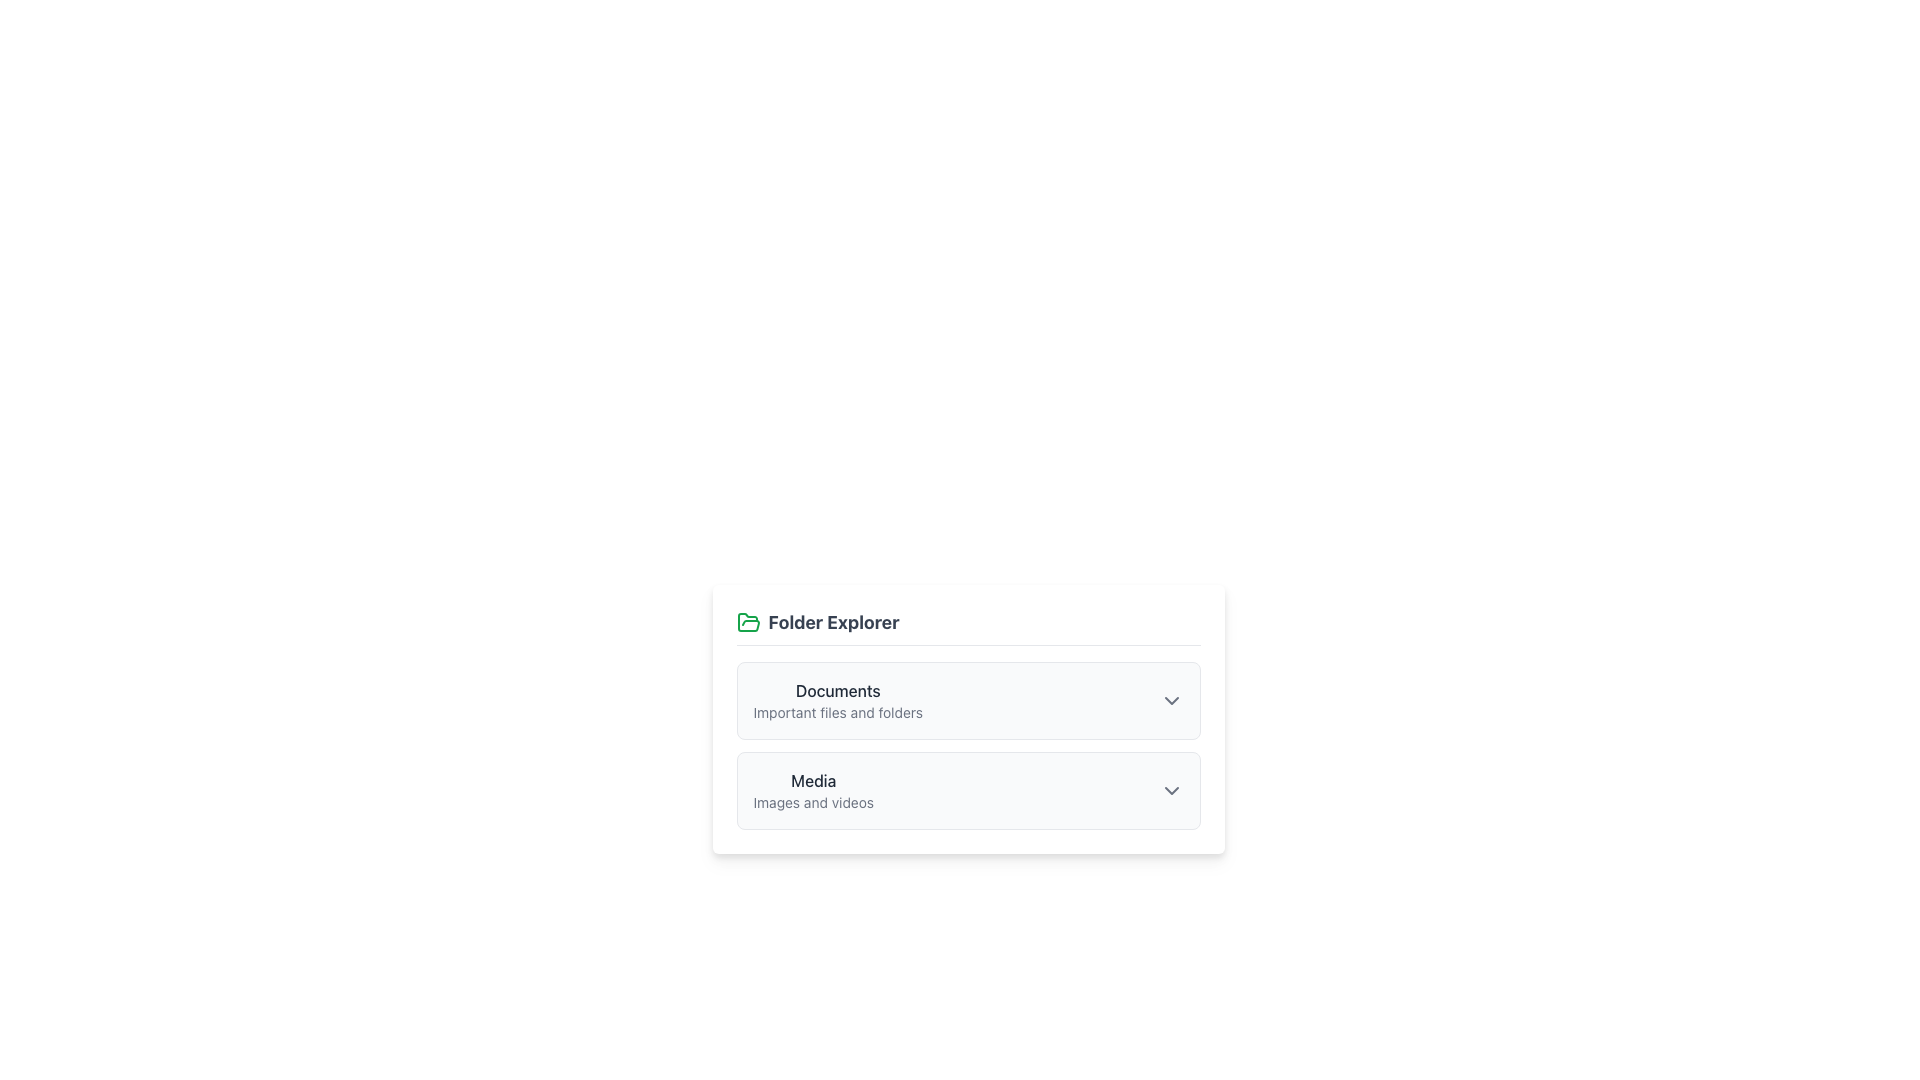 The width and height of the screenshot is (1920, 1080). I want to click on the 'Folder Explorer' icon located at the top left corner of the 'Folder Explorer' section, next to the title text, so click(747, 622).